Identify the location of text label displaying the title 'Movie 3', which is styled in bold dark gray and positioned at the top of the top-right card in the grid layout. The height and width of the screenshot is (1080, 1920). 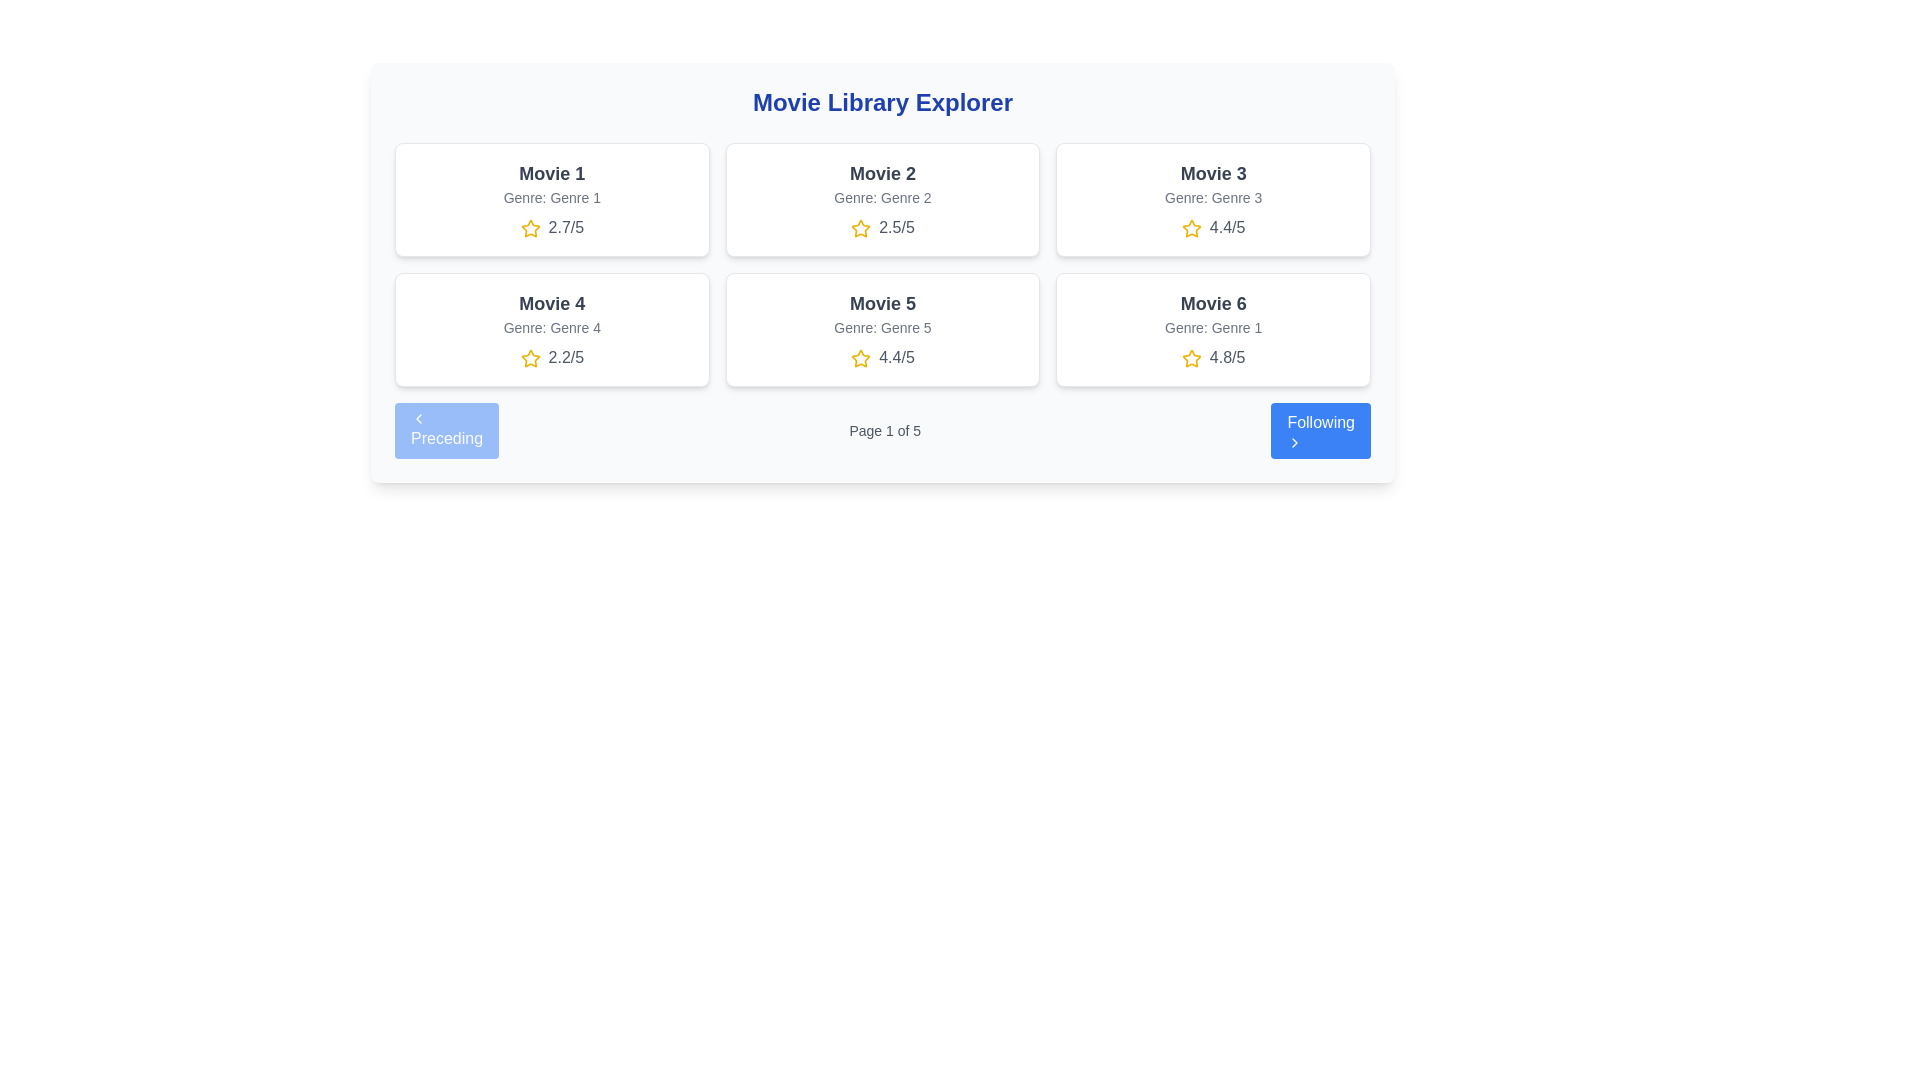
(1212, 172).